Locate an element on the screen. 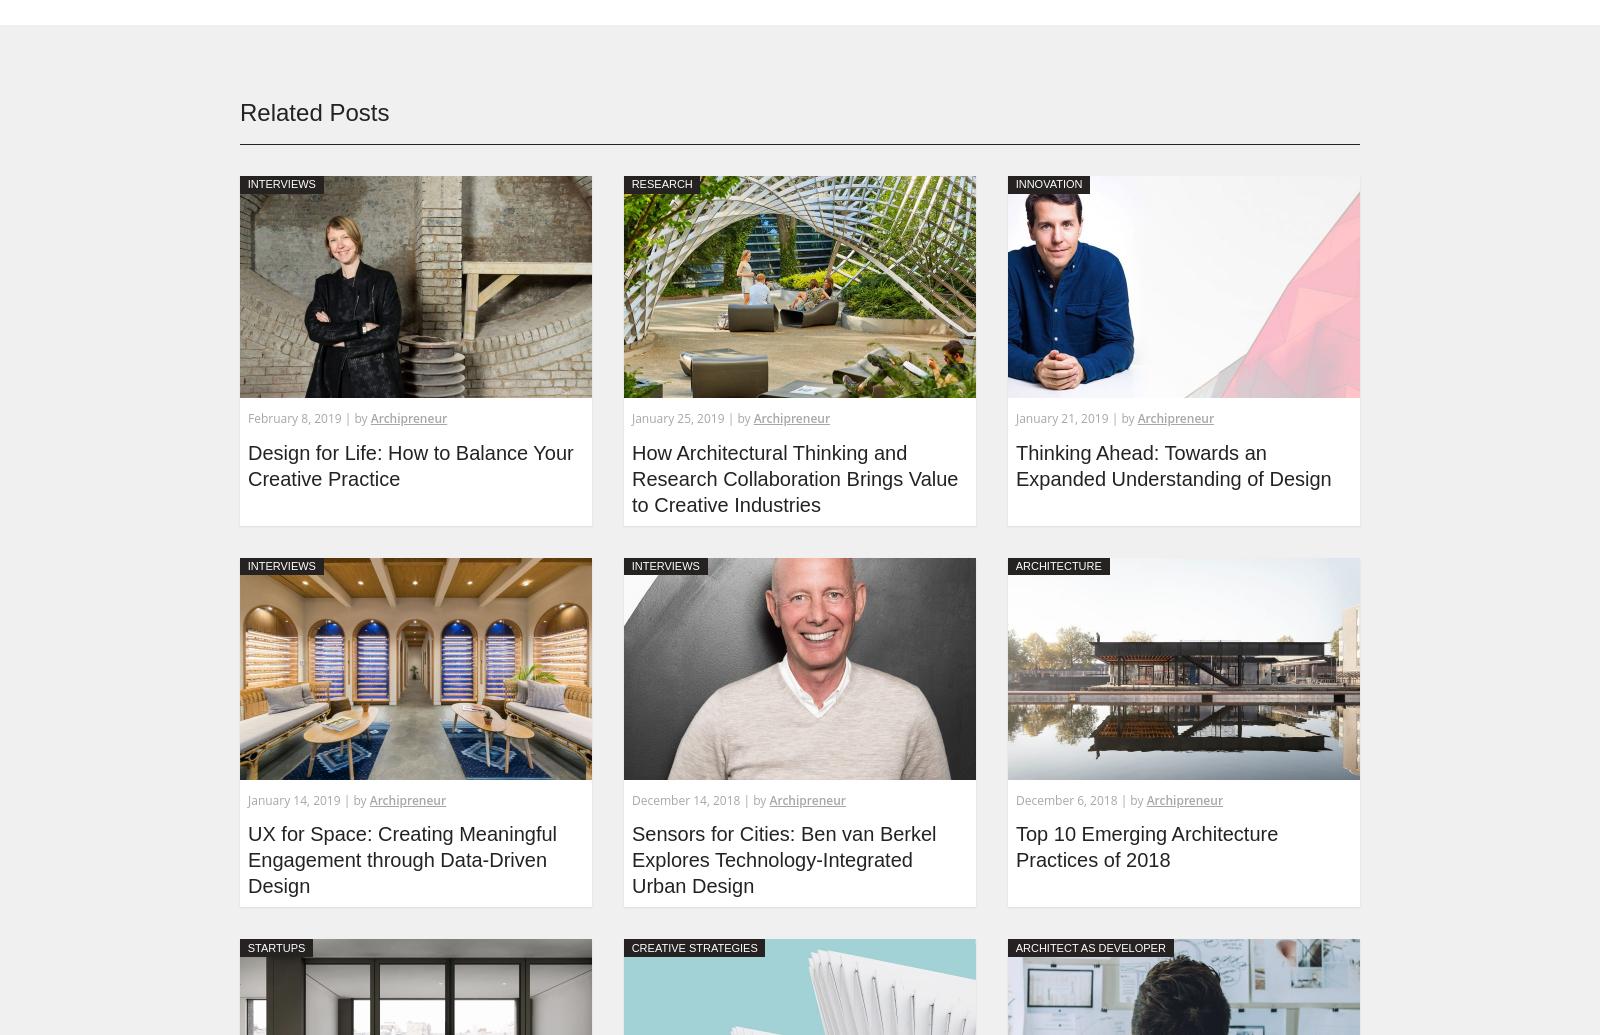 Image resolution: width=1600 pixels, height=1035 pixels. 'December 6, 2018 | by' is located at coordinates (1080, 798).